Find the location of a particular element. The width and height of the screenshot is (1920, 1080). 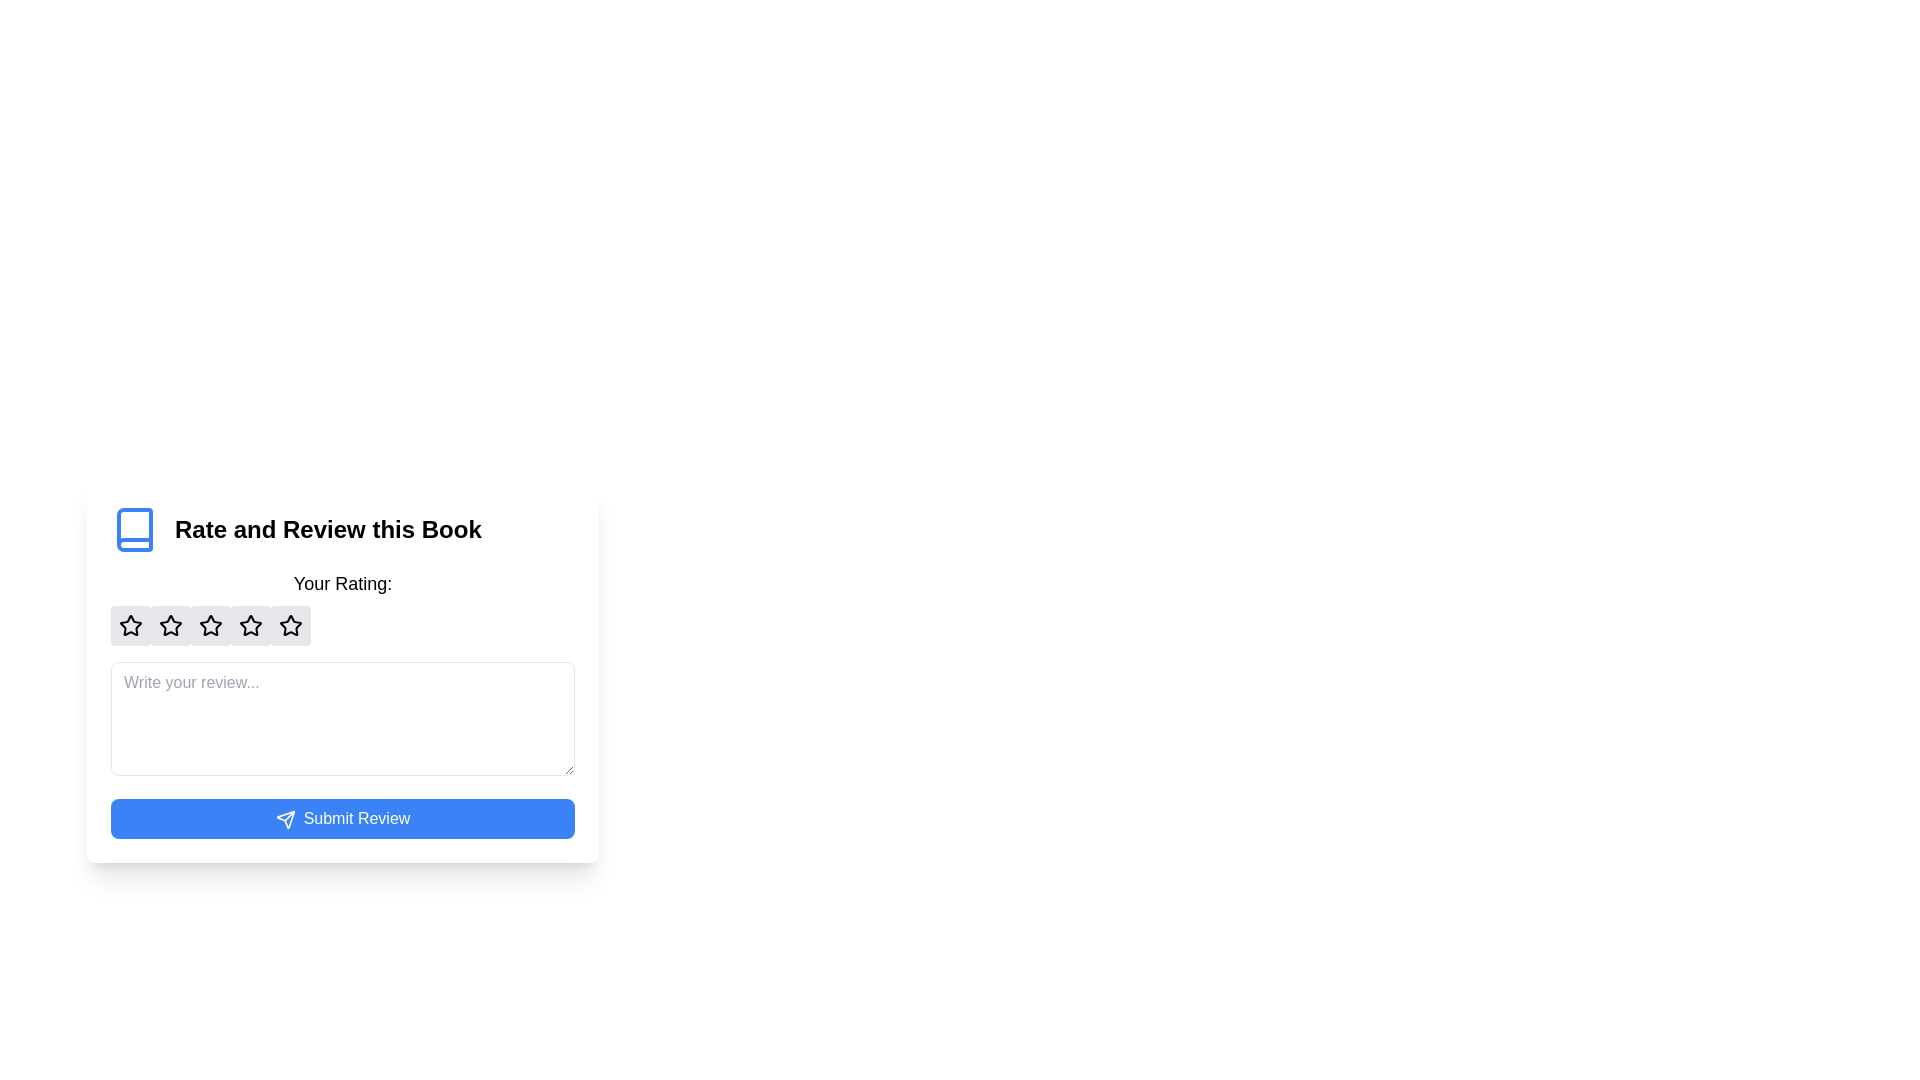

the book icon located to the far left of the 'Rate and Review this Book' section is located at coordinates (133, 528).